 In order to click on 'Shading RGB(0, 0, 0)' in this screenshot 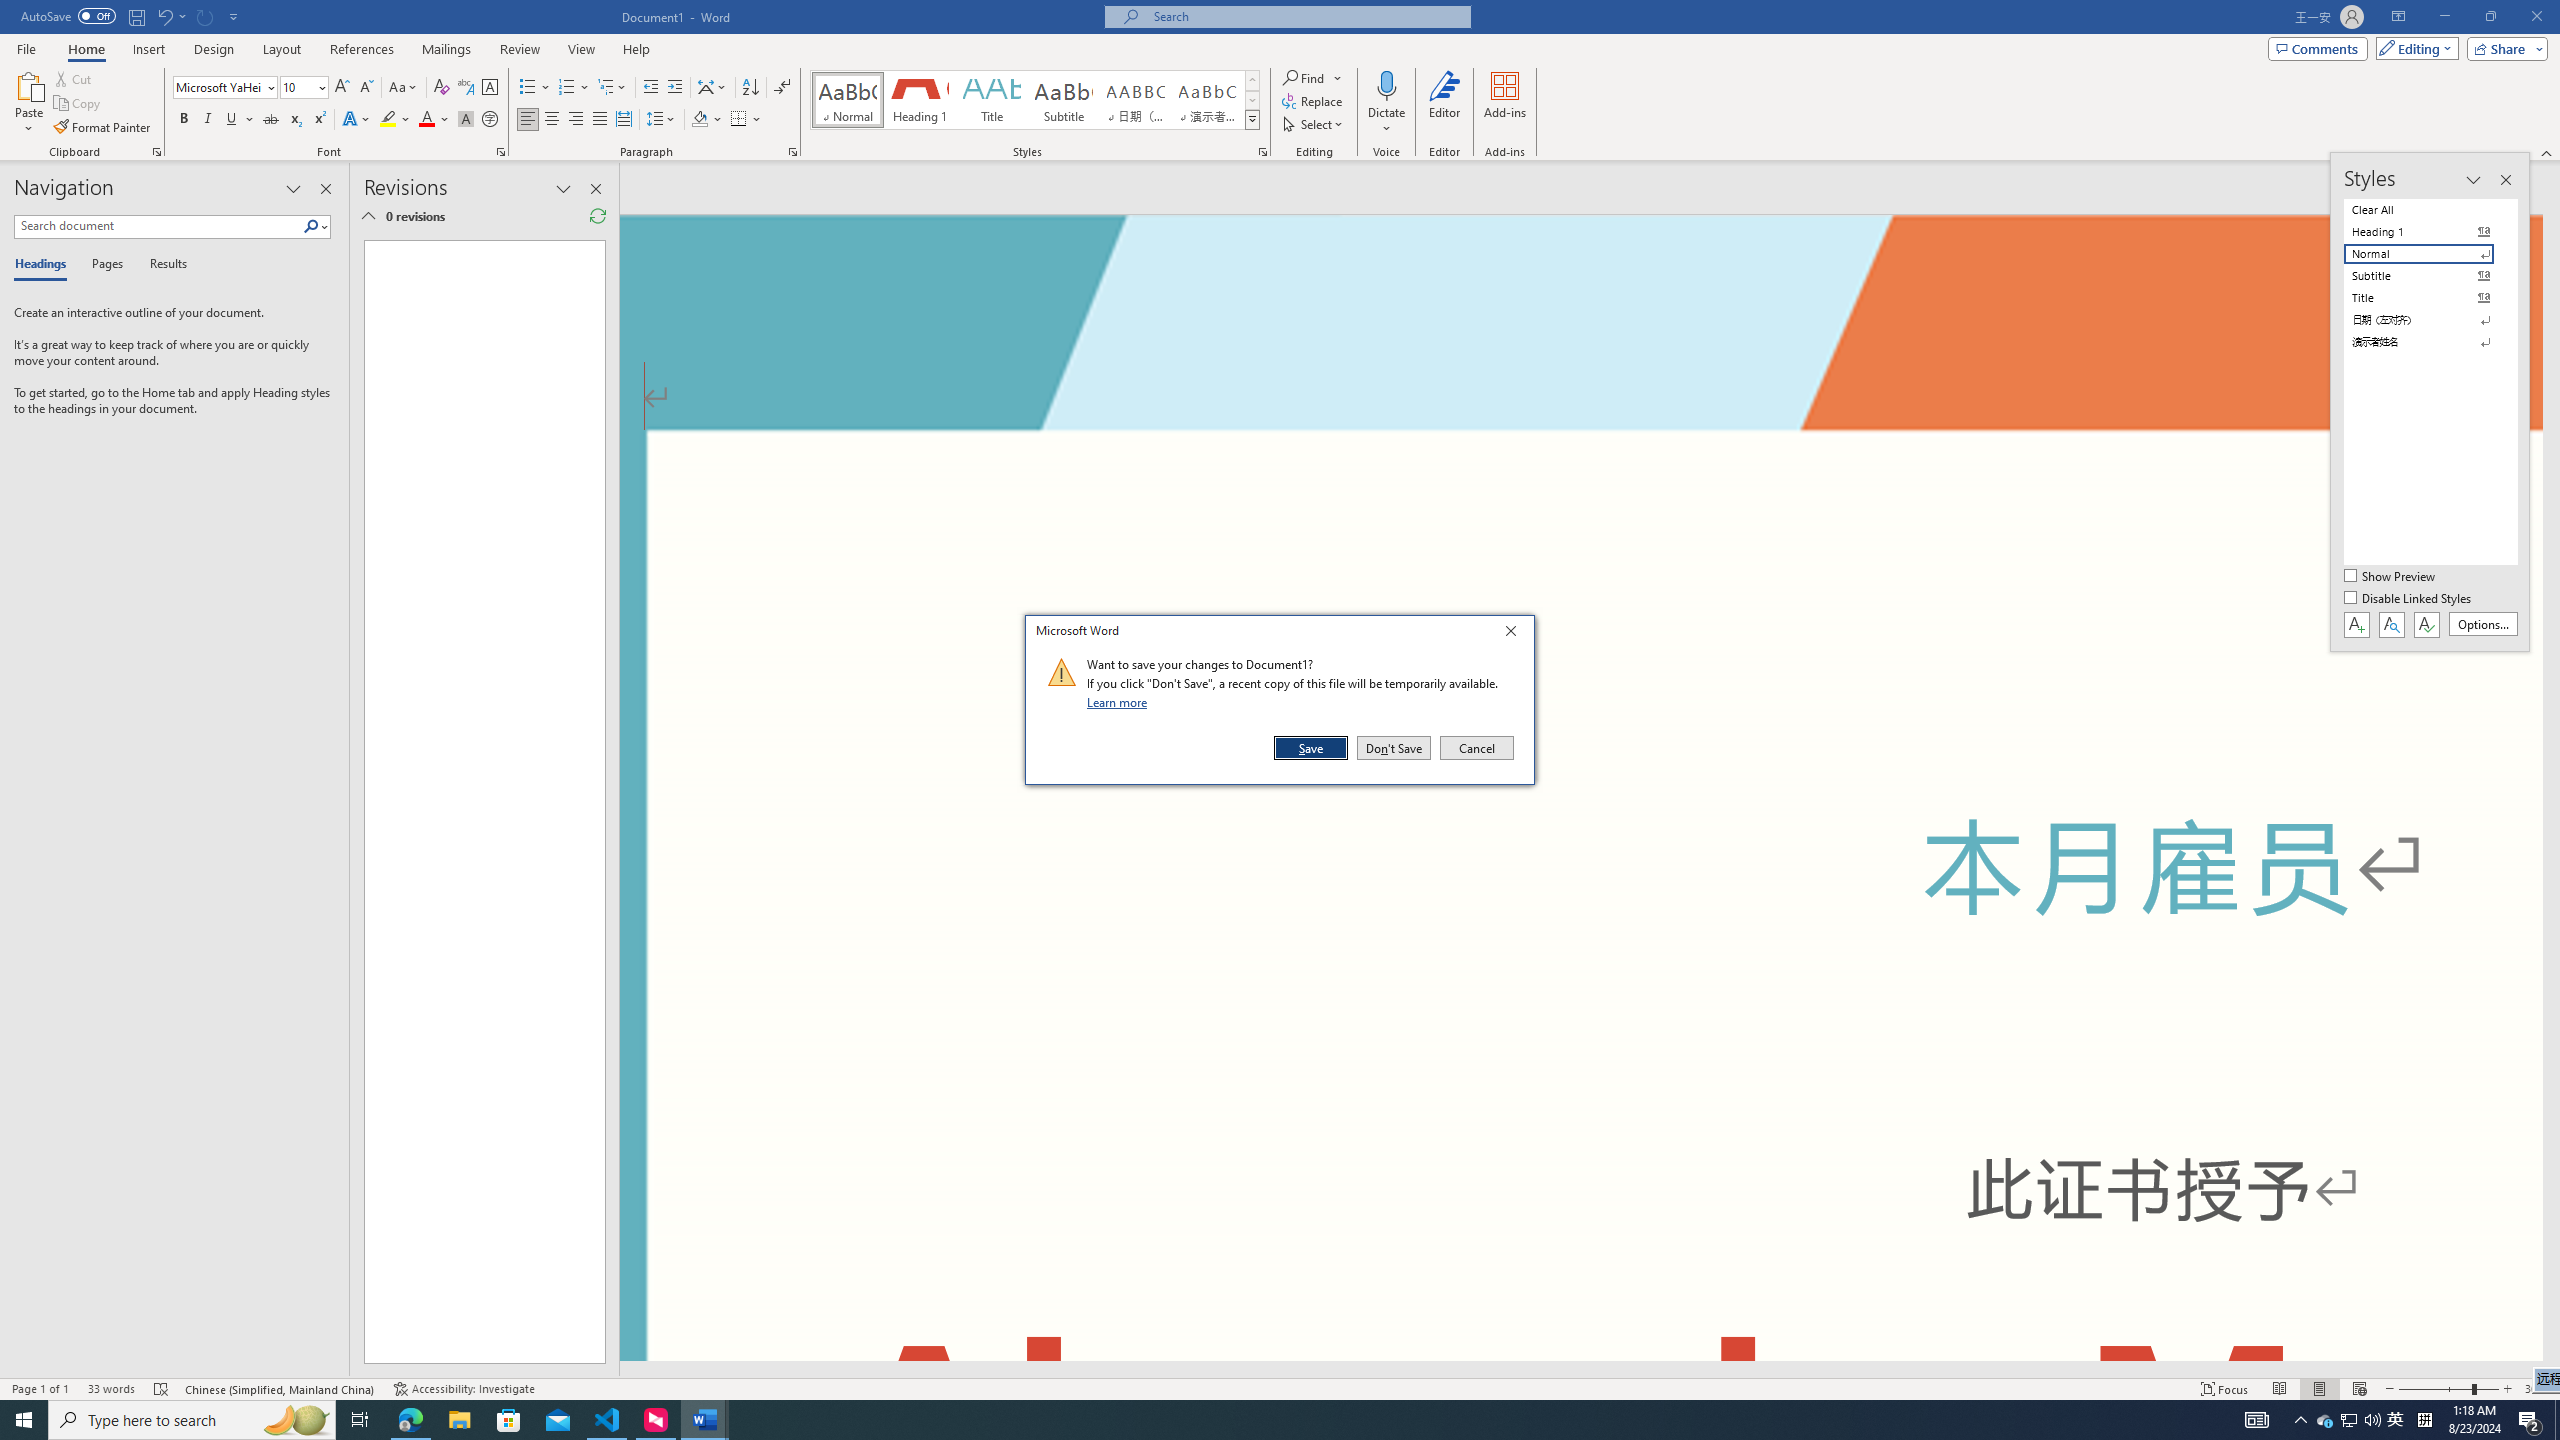, I will do `click(700, 118)`.